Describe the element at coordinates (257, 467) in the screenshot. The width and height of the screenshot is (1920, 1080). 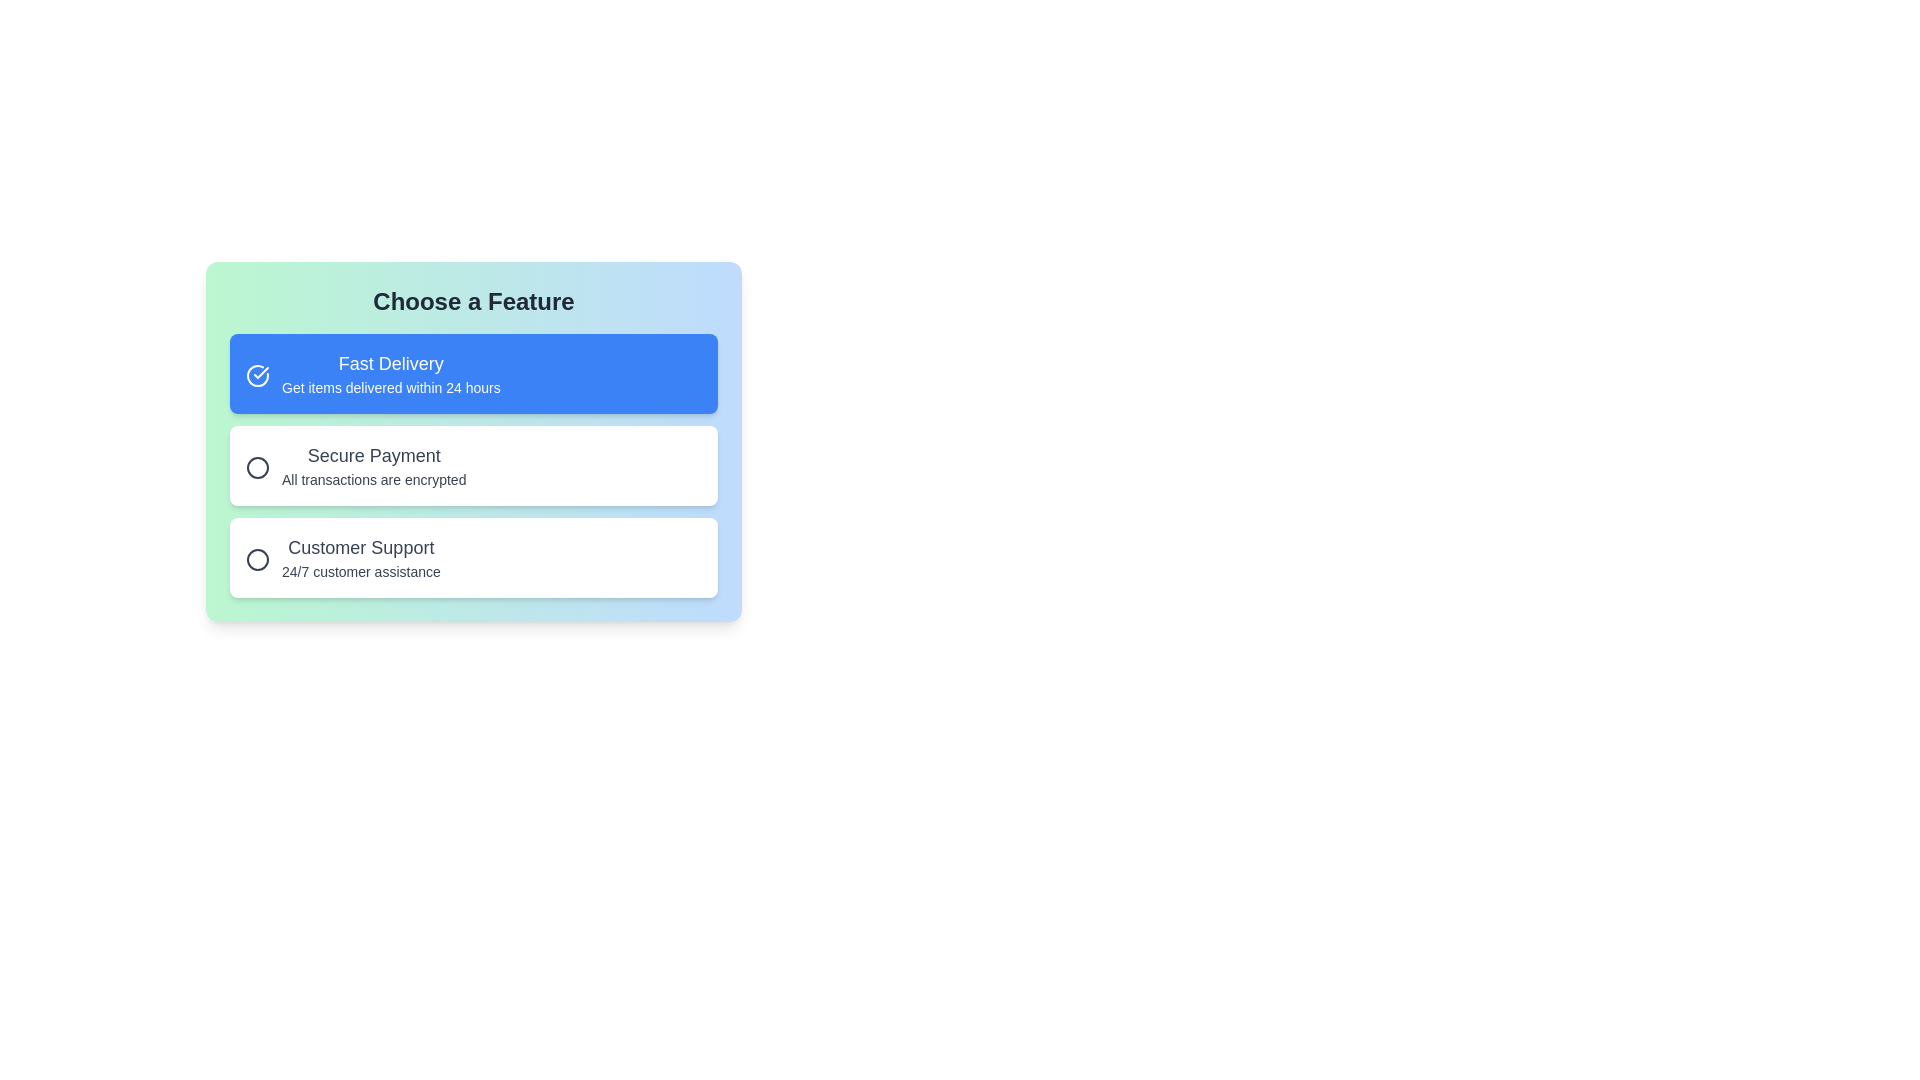
I see `the circular icon located to the left of the 'Secure Payment' label within the 'Choose a Feature' card` at that location.